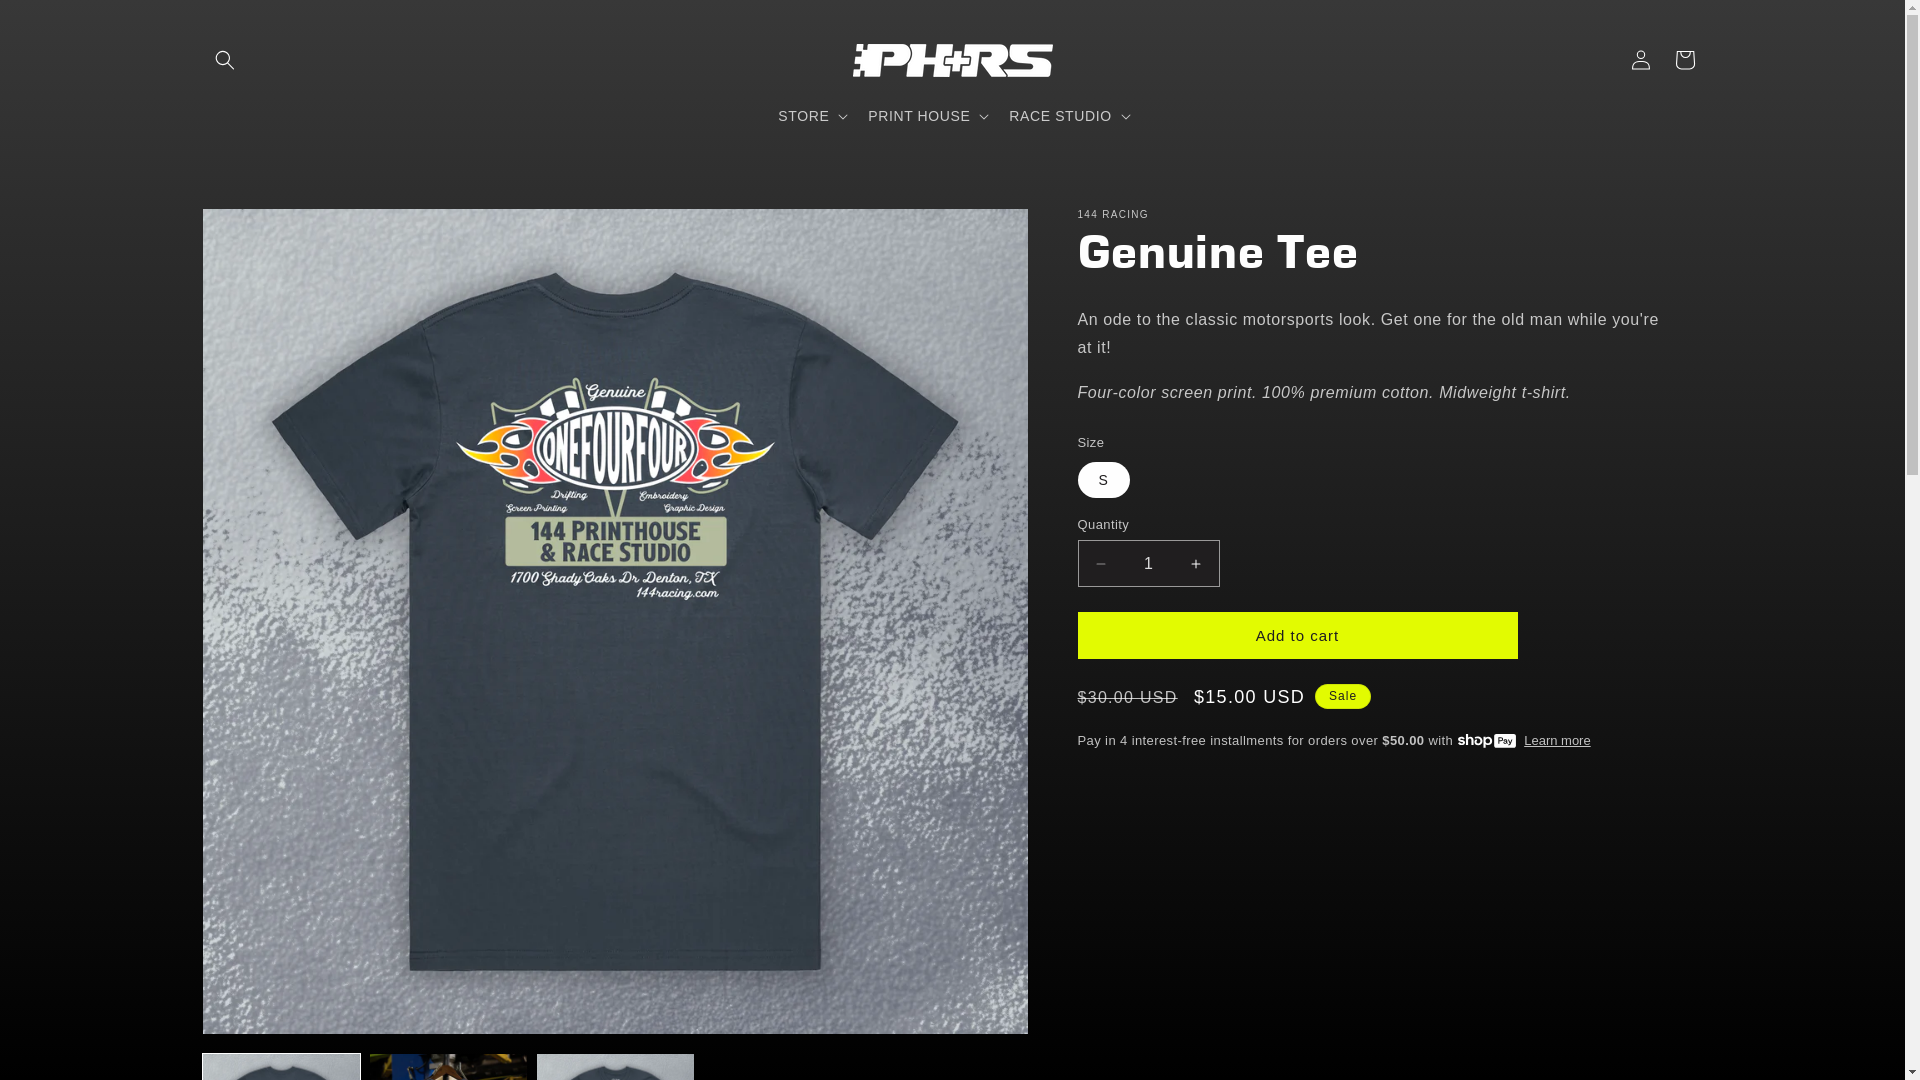 This screenshot has height=1080, width=1920. Describe the element at coordinates (1099, 563) in the screenshot. I see `'Decrease quantity for Genuine Tee'` at that location.